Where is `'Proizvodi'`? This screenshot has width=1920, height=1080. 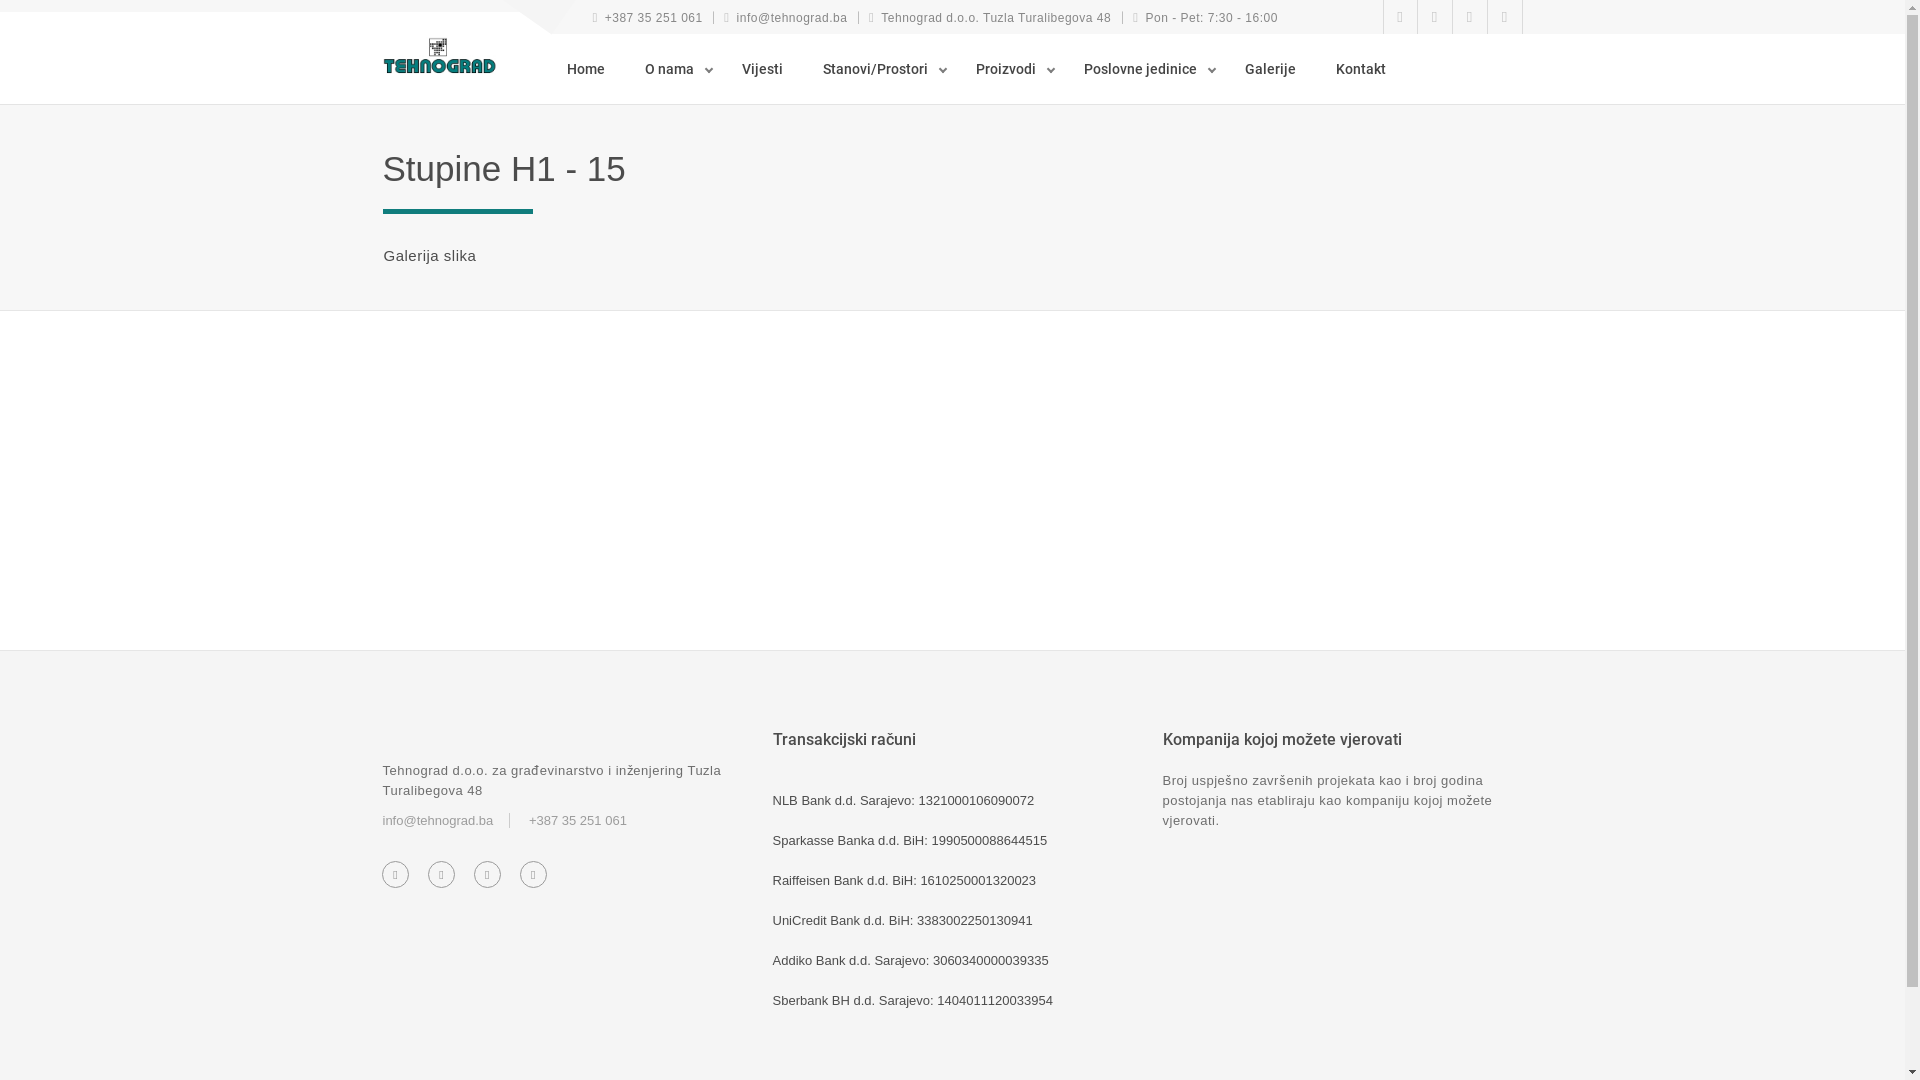 'Proizvodi' is located at coordinates (1014, 68).